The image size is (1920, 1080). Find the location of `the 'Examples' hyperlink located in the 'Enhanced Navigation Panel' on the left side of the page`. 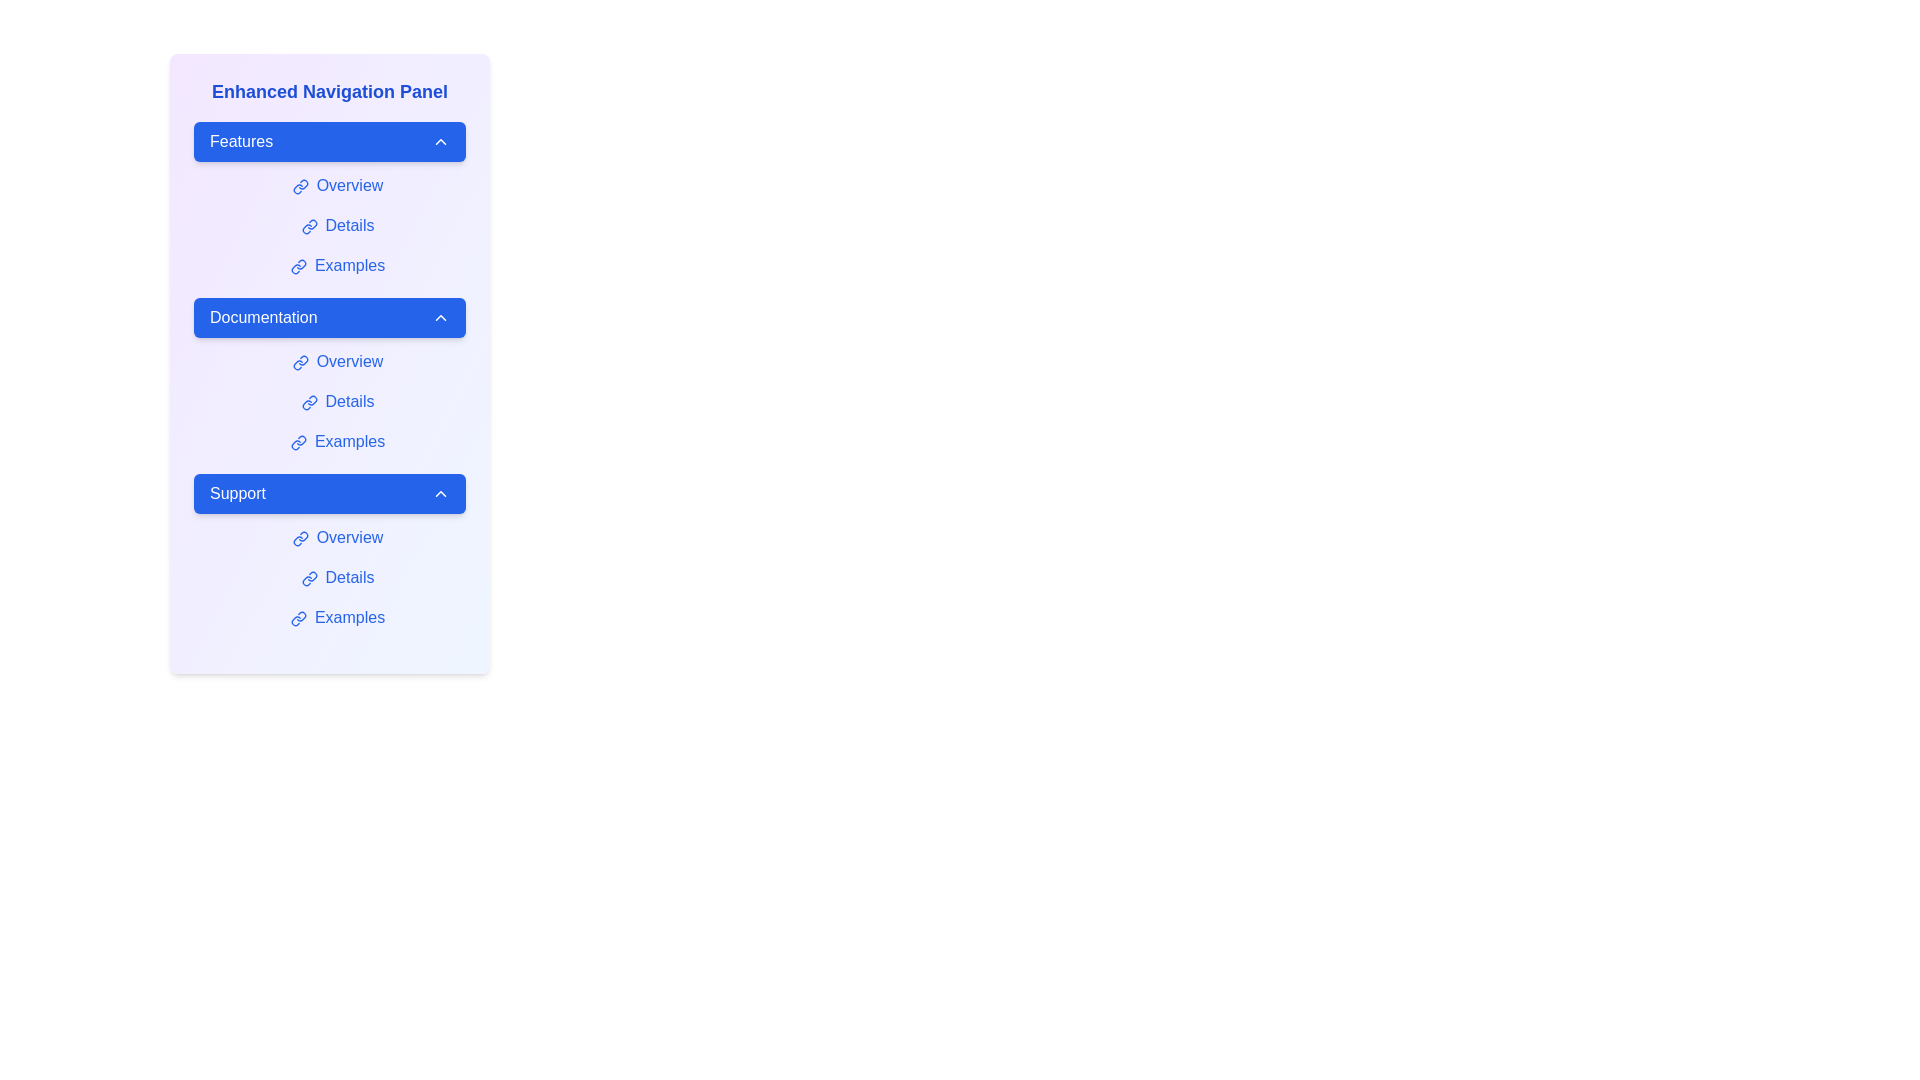

the 'Examples' hyperlink located in the 'Enhanced Navigation Panel' on the left side of the page is located at coordinates (337, 265).